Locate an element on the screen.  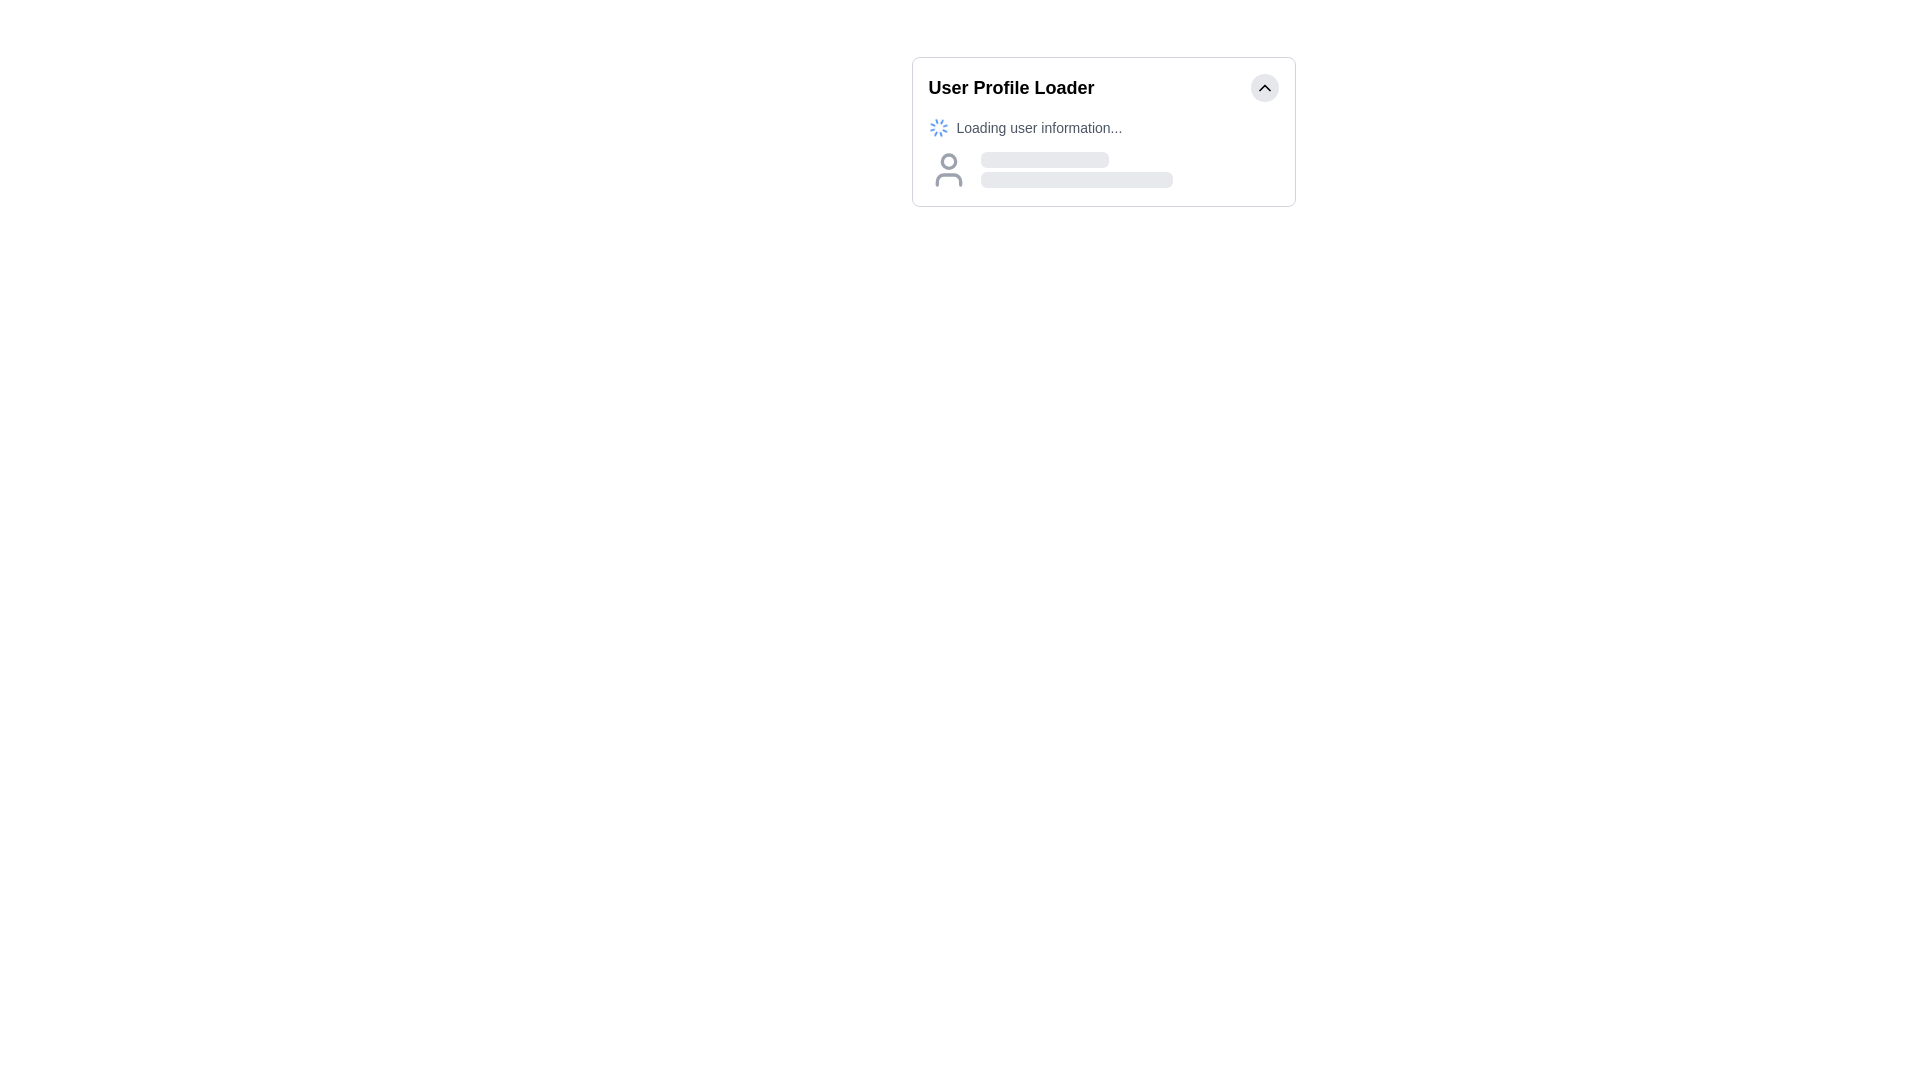
the Status Message indicating that the application is loading user information, positioned below the title 'User Profile Loader' is located at coordinates (1102, 127).